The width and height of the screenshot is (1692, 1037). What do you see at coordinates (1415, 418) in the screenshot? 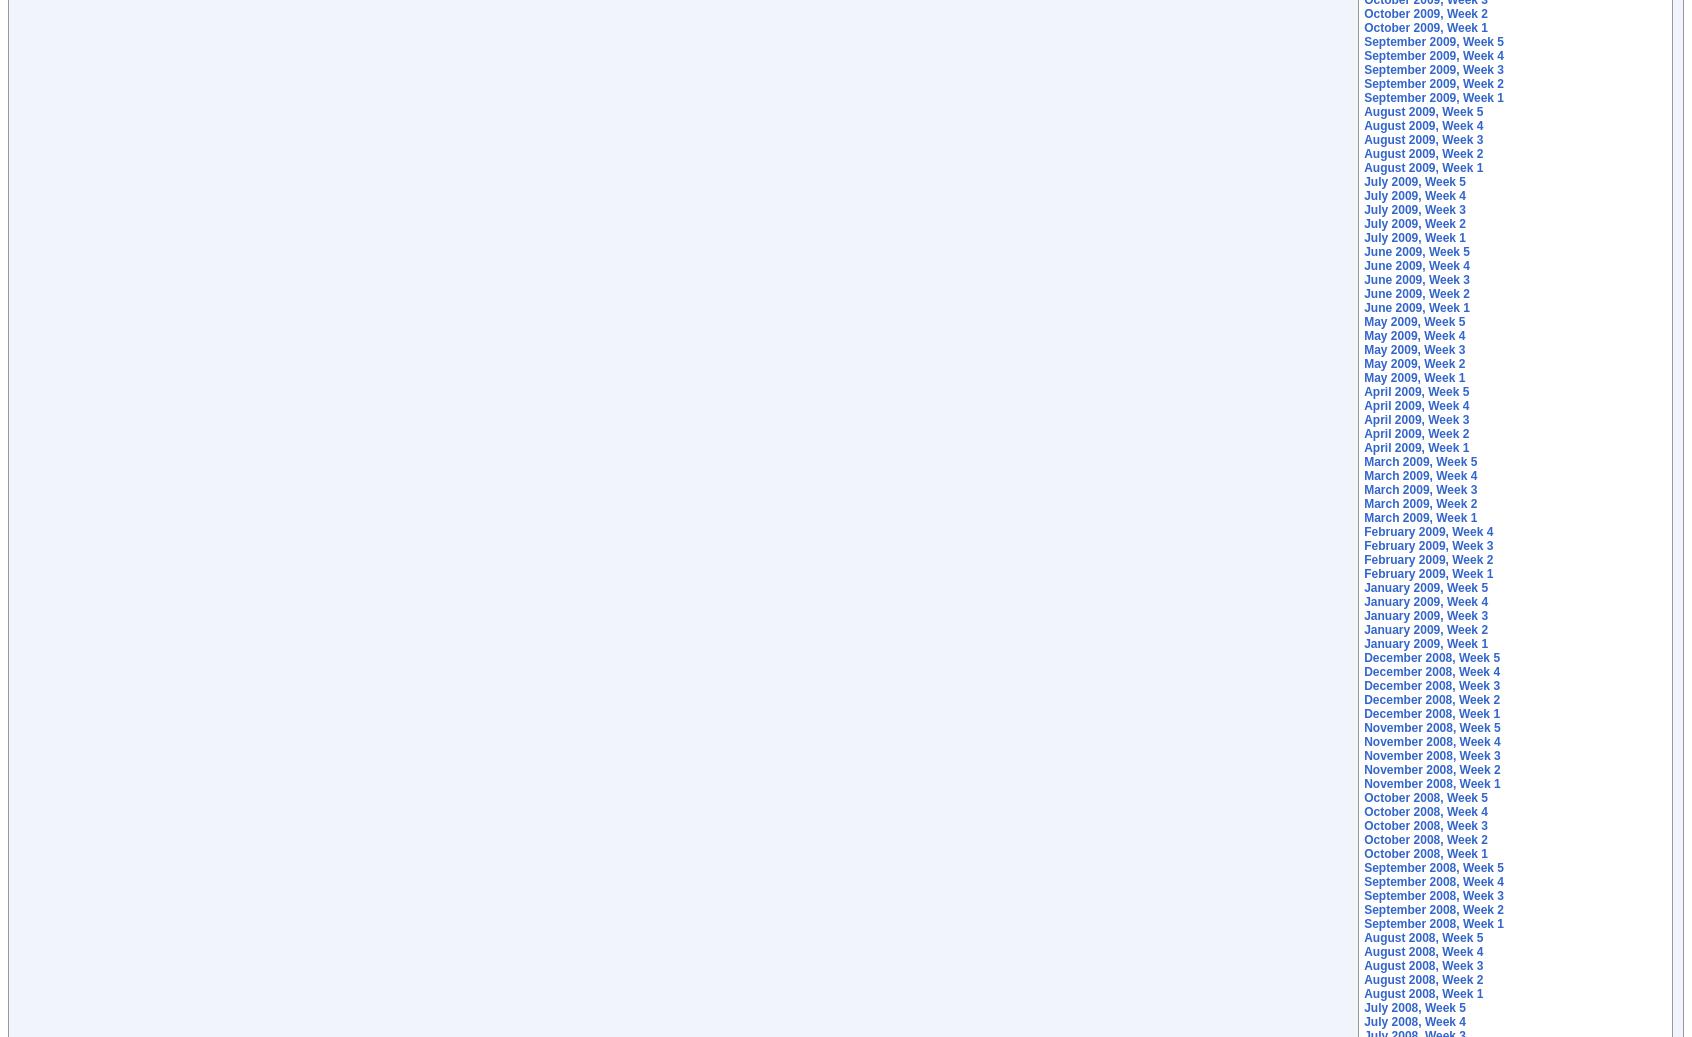
I see `'April 2009, Week 3'` at bounding box center [1415, 418].